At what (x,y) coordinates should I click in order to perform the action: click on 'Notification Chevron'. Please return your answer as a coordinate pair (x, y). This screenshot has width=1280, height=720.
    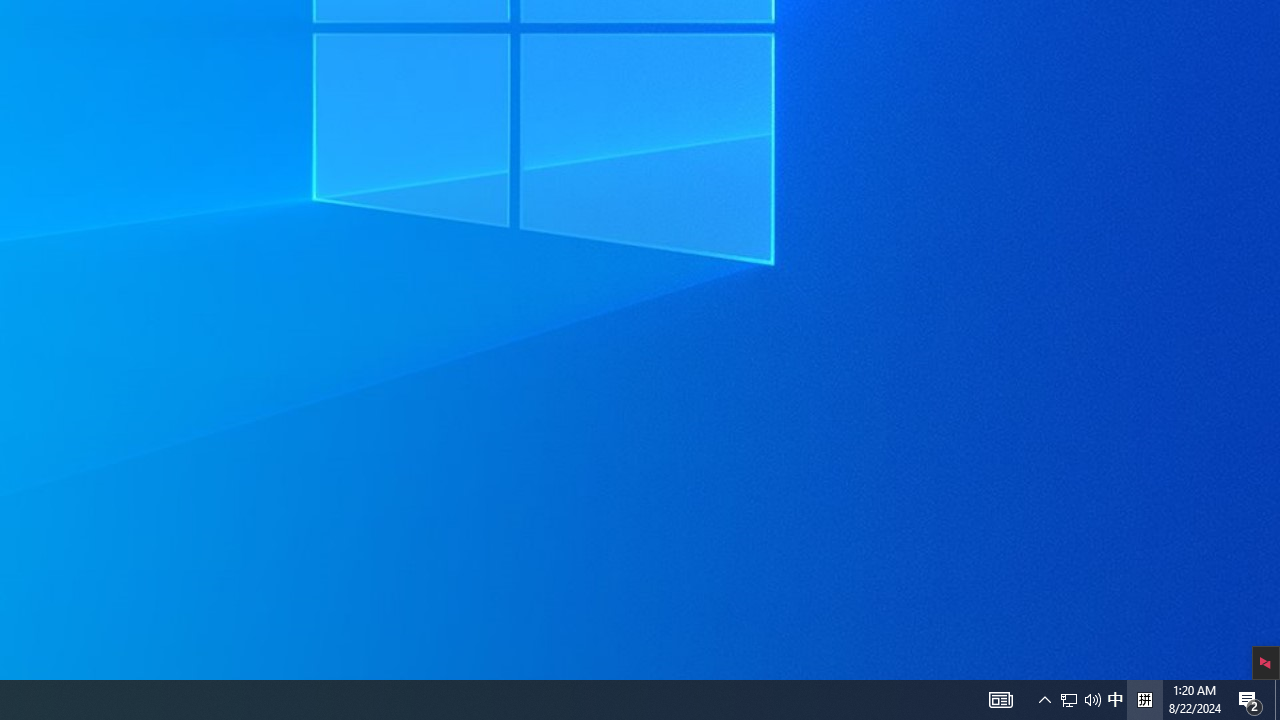
    Looking at the image, I should click on (1044, 698).